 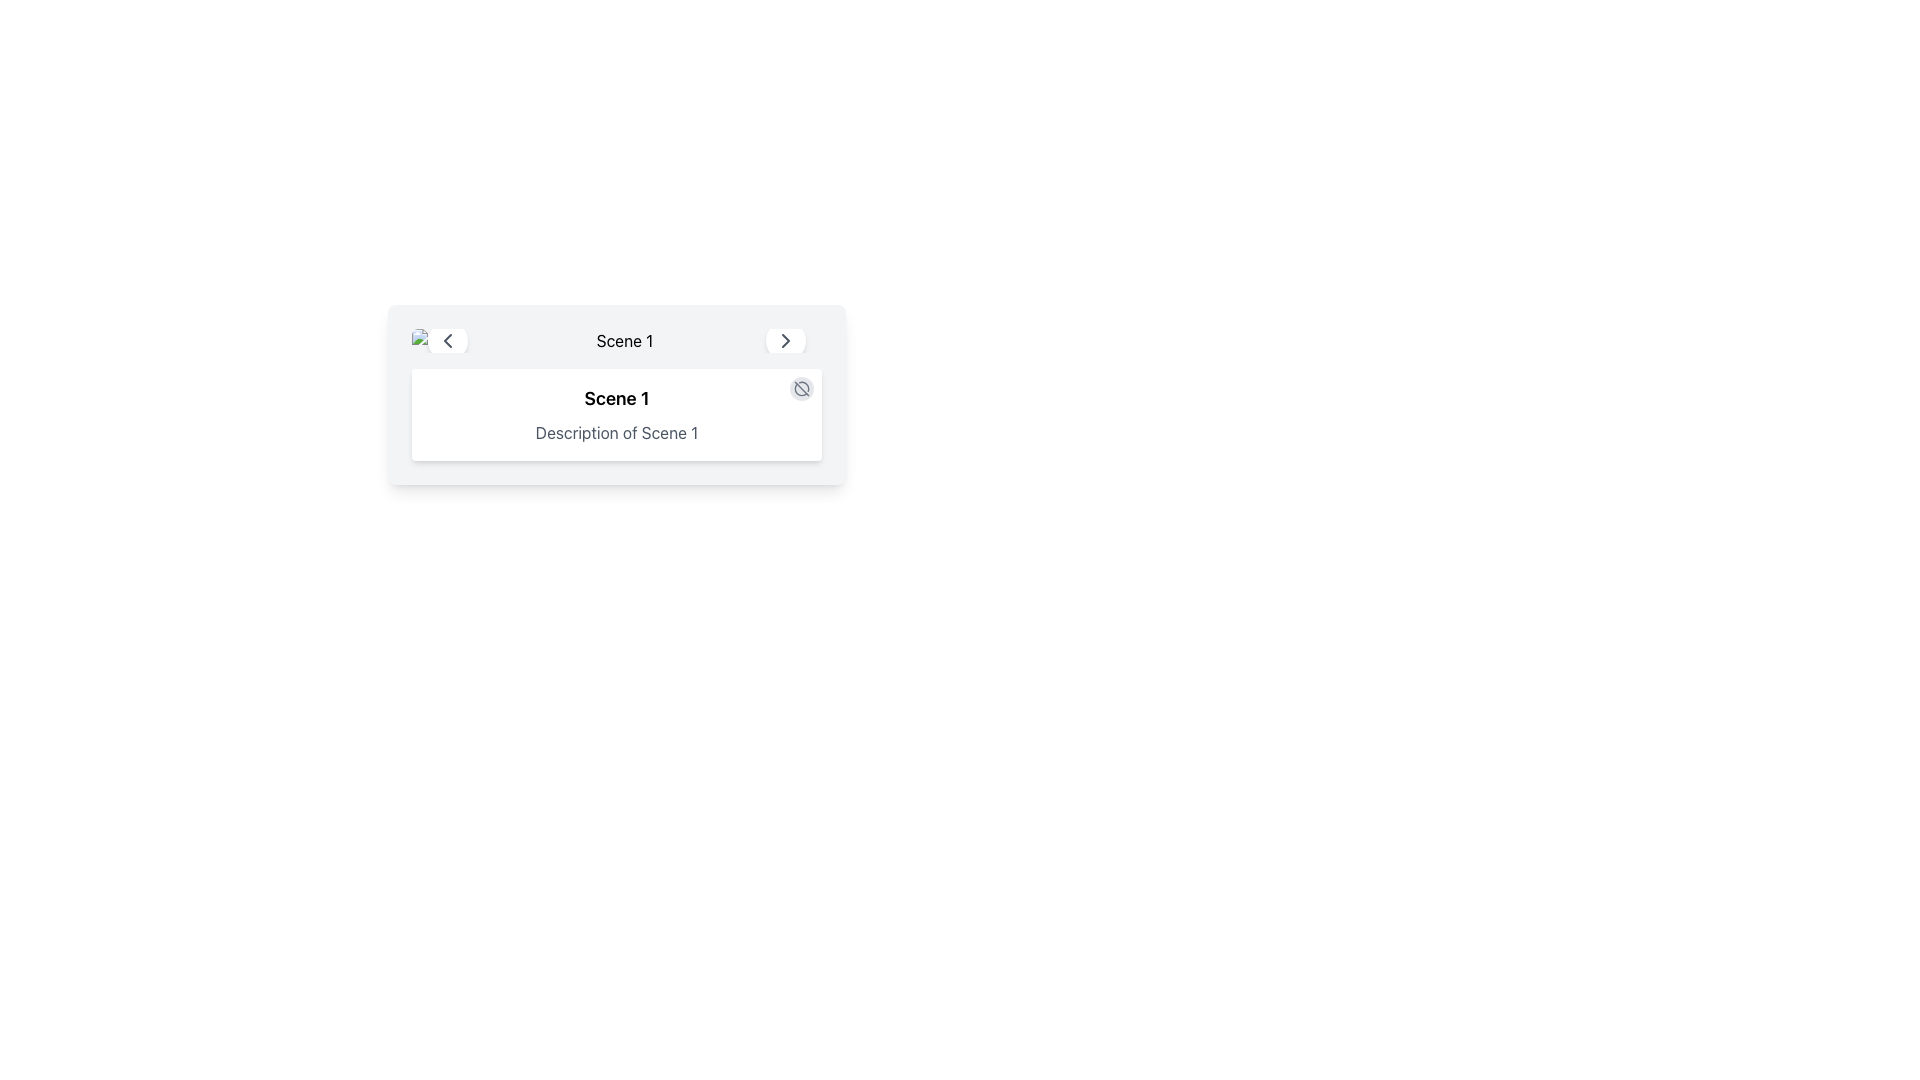 What do you see at coordinates (446, 339) in the screenshot?
I see `the left chevron icon located within a circular button near the top-left corner of the card` at bounding box center [446, 339].